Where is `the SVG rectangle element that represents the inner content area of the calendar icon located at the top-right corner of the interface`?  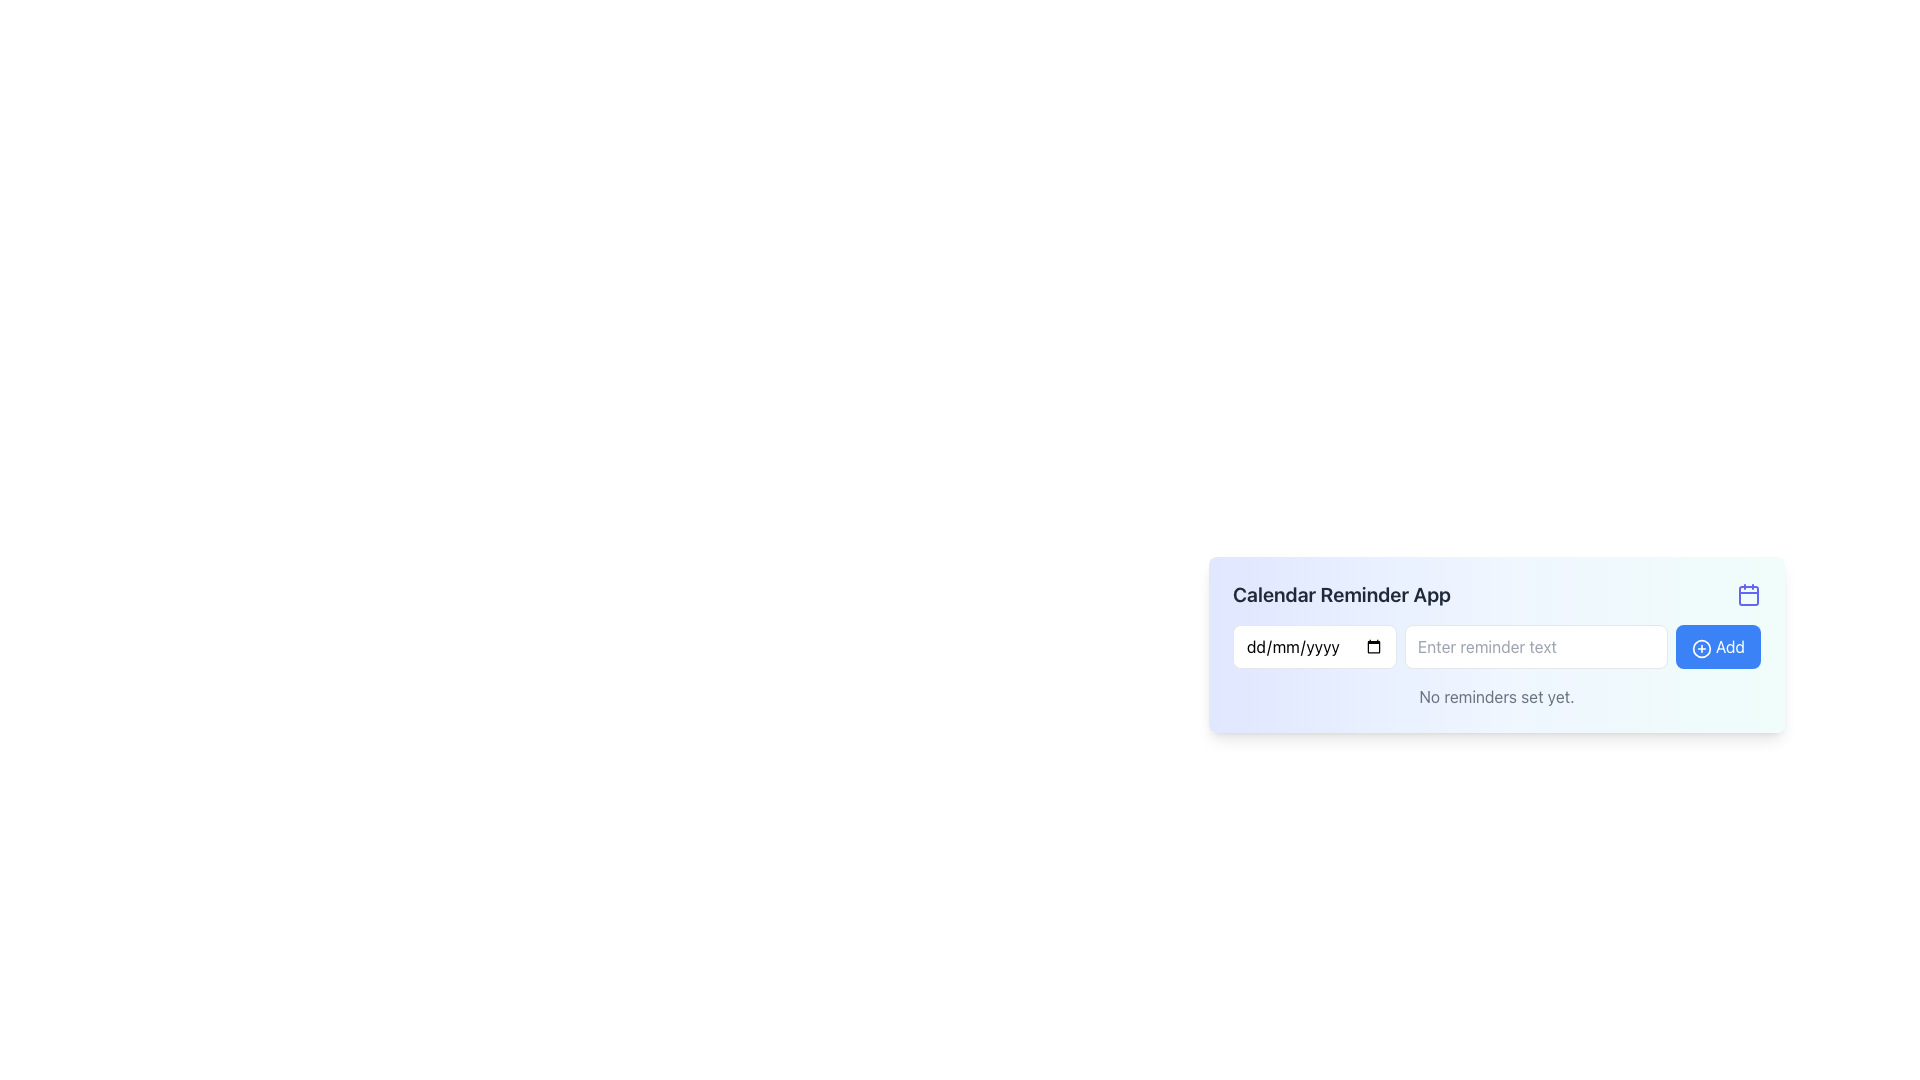 the SVG rectangle element that represents the inner content area of the calendar icon located at the top-right corner of the interface is located at coordinates (1747, 595).